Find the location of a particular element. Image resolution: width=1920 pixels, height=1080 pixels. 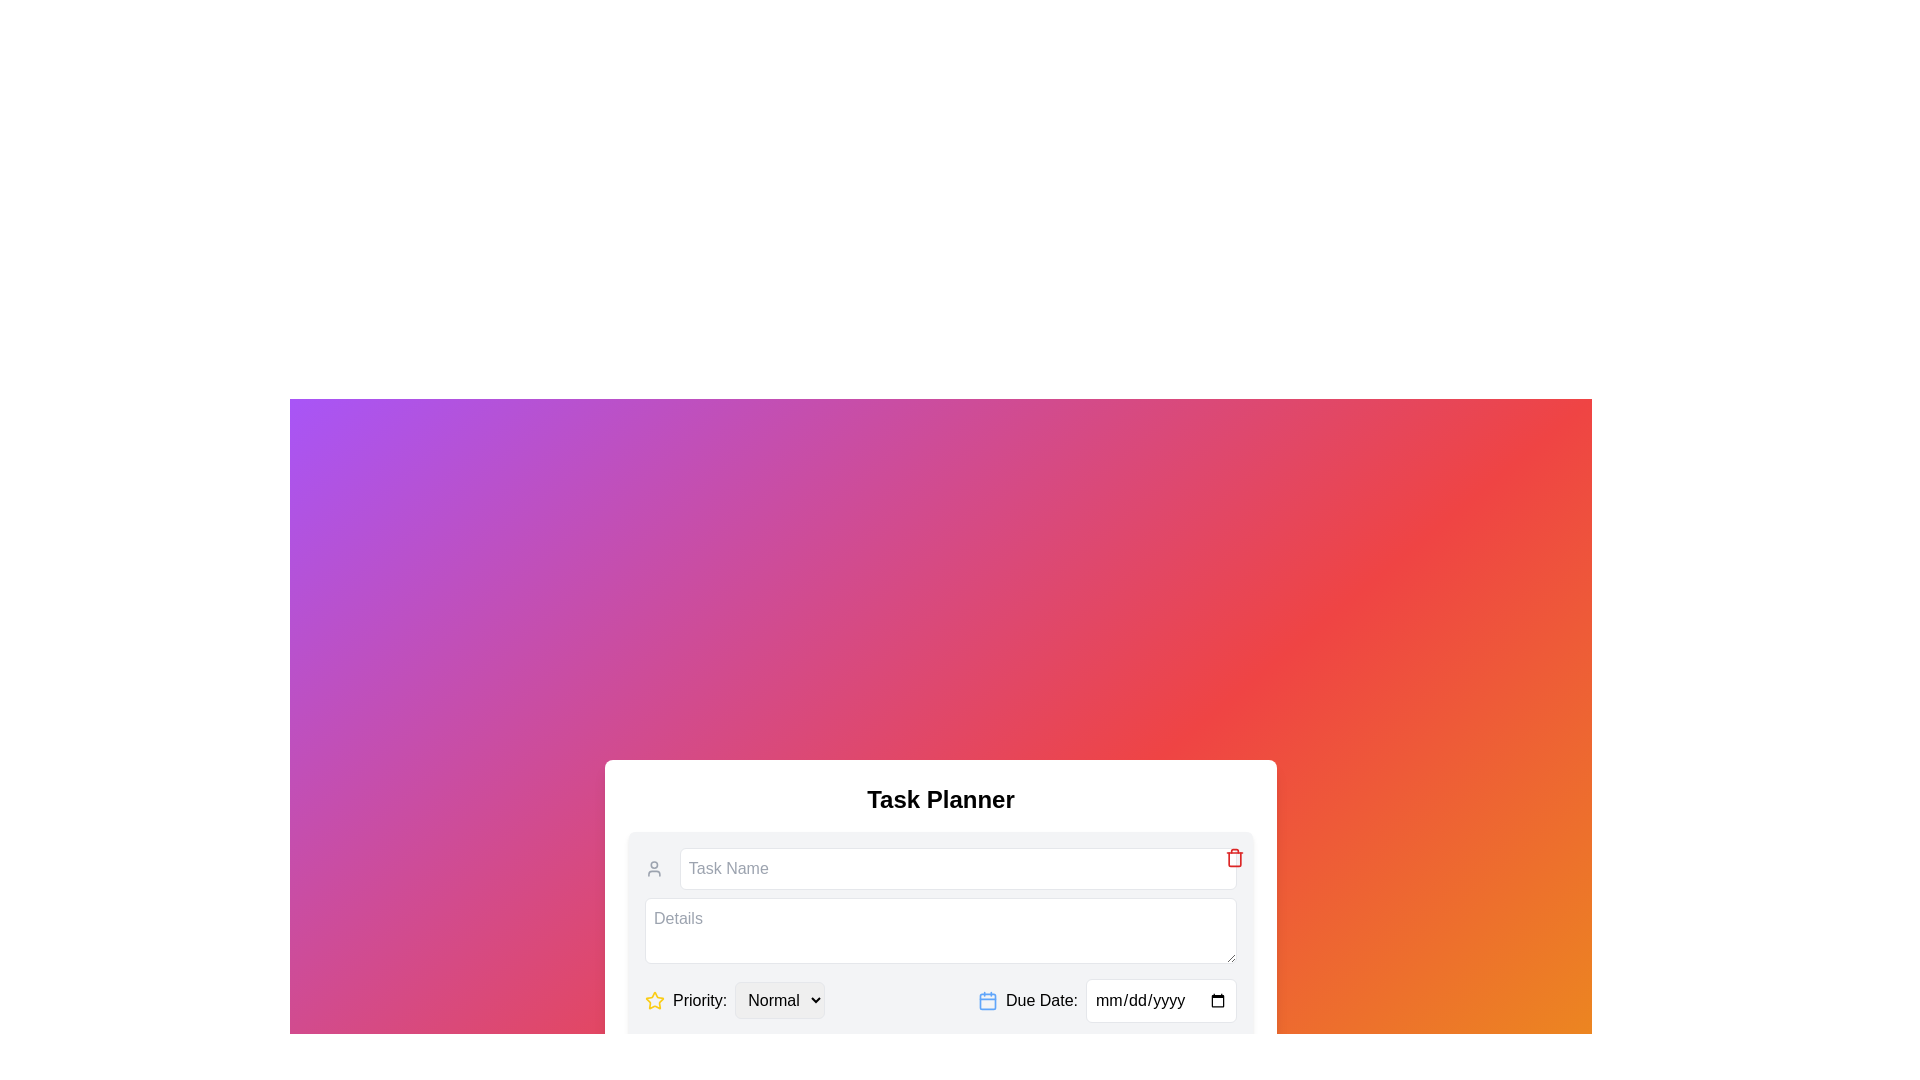

the Date input field located in the lower right section of the form is located at coordinates (1106, 1000).